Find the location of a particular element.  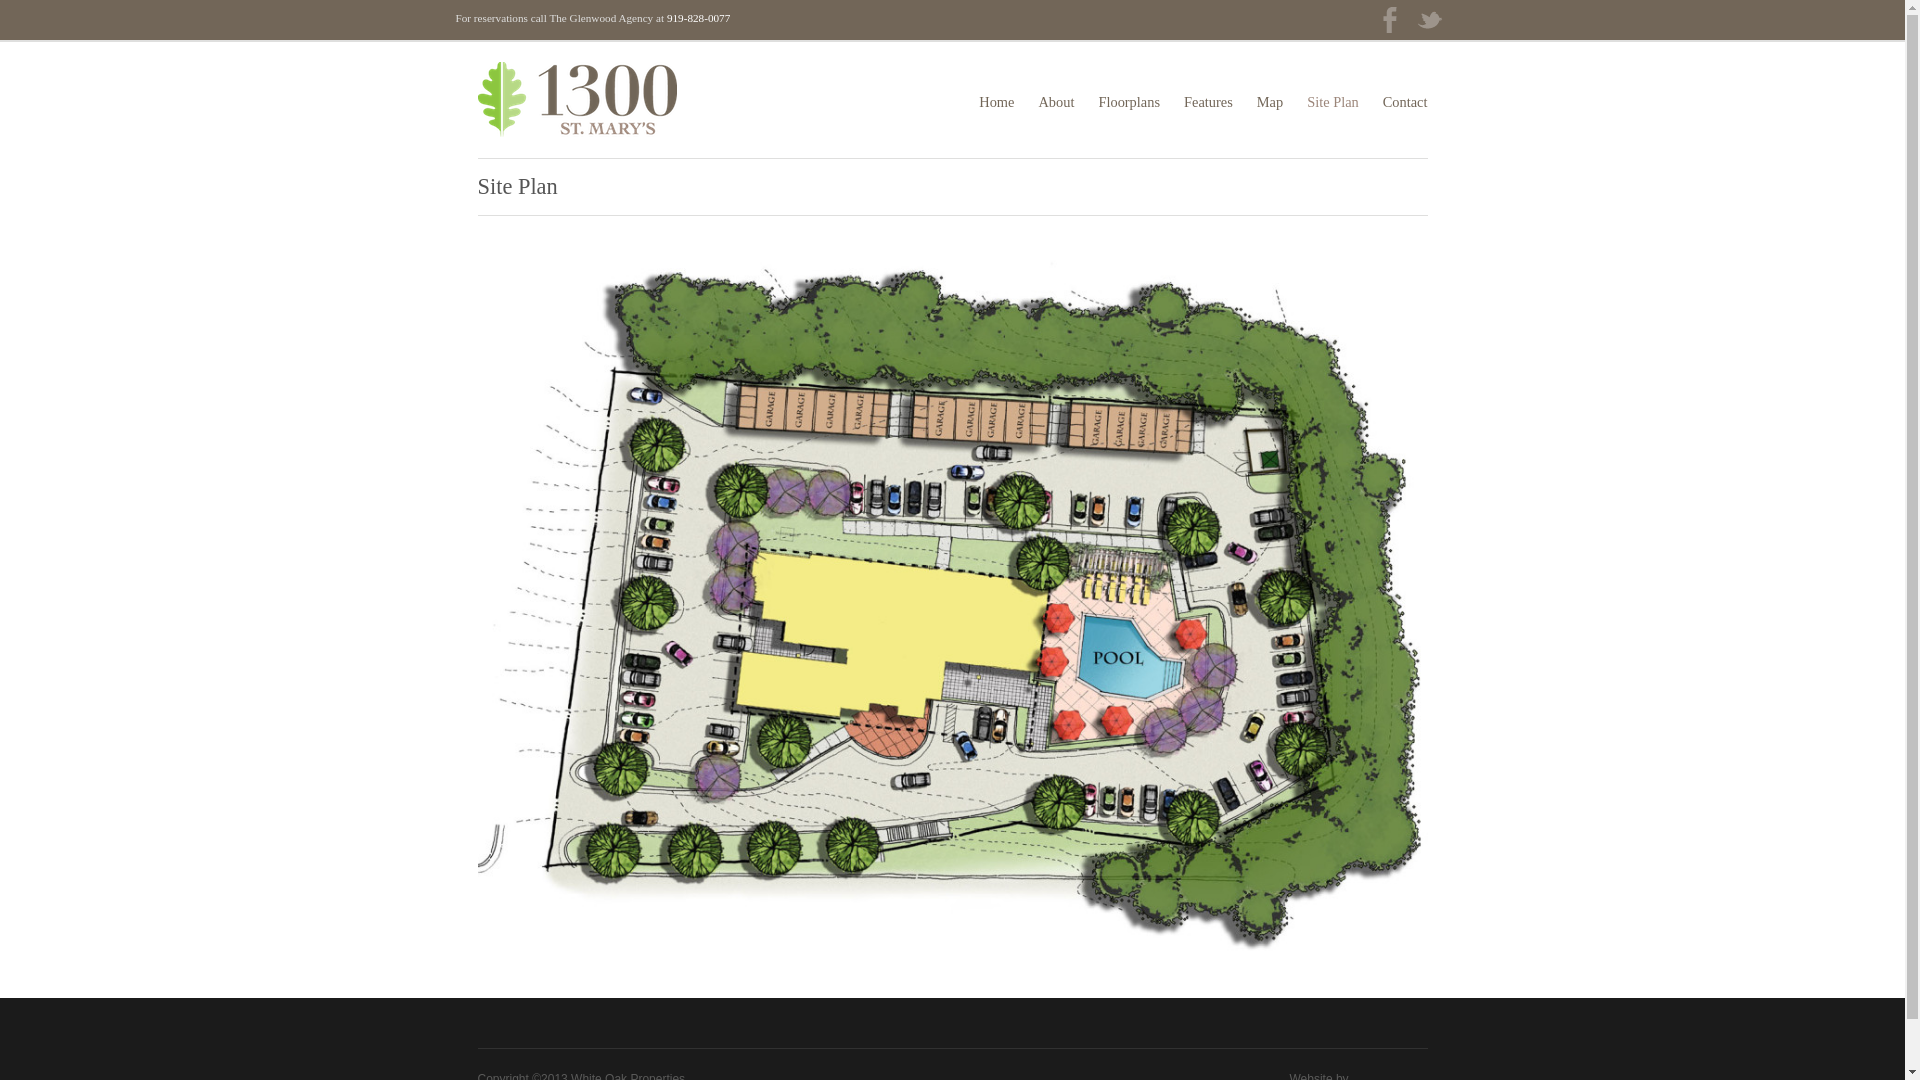

'Contact' is located at coordinates (1404, 102).